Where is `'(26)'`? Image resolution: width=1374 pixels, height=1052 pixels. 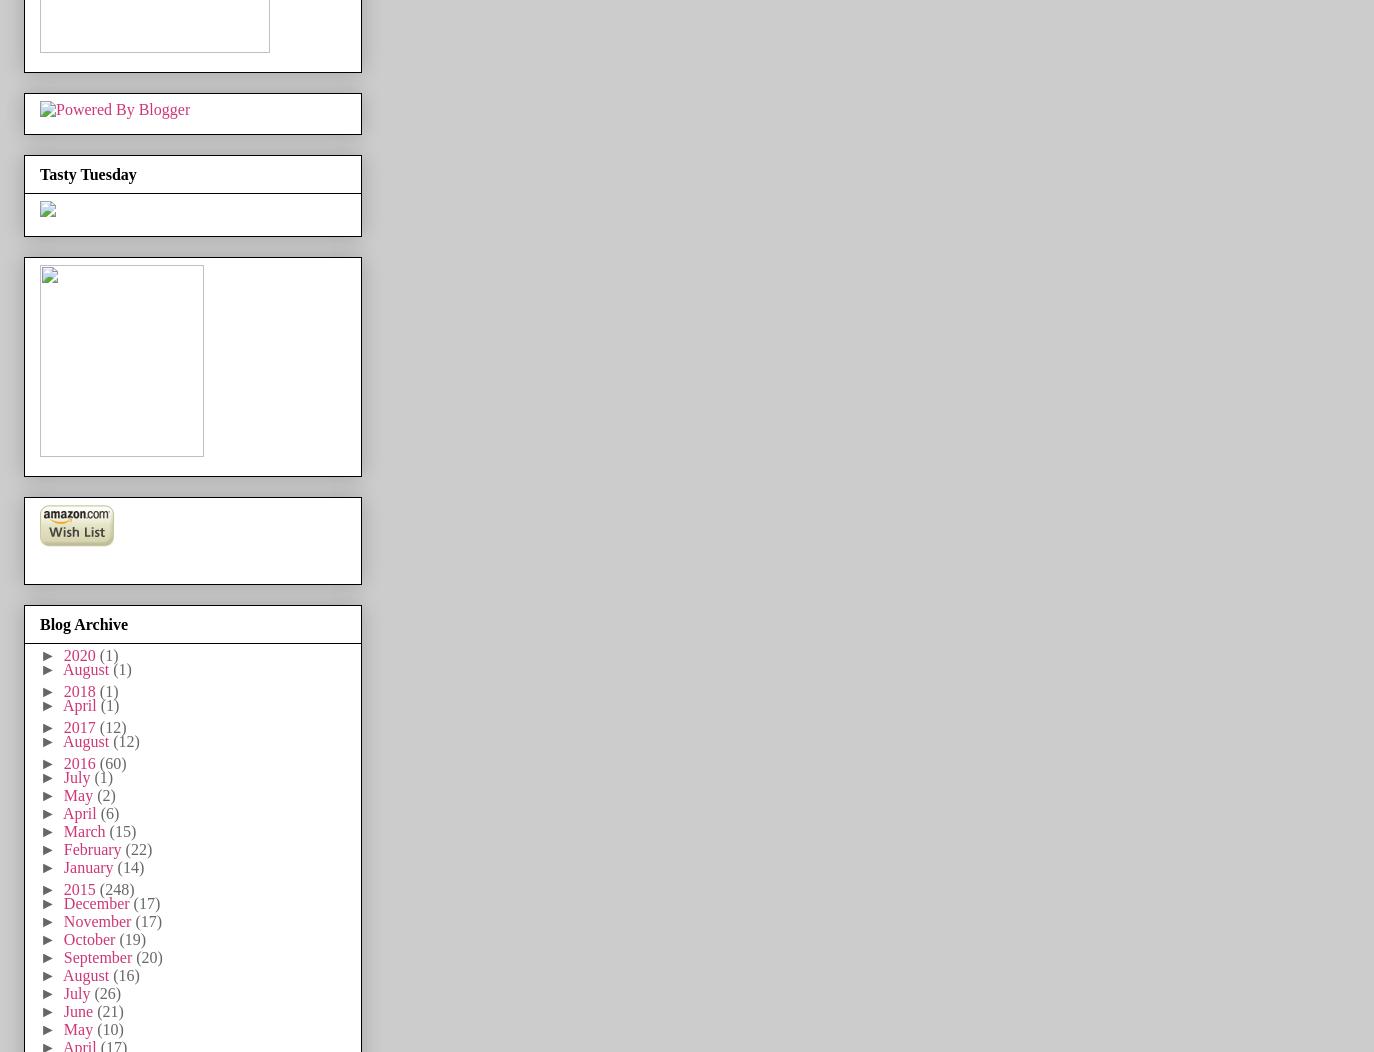
'(26)' is located at coordinates (106, 992).